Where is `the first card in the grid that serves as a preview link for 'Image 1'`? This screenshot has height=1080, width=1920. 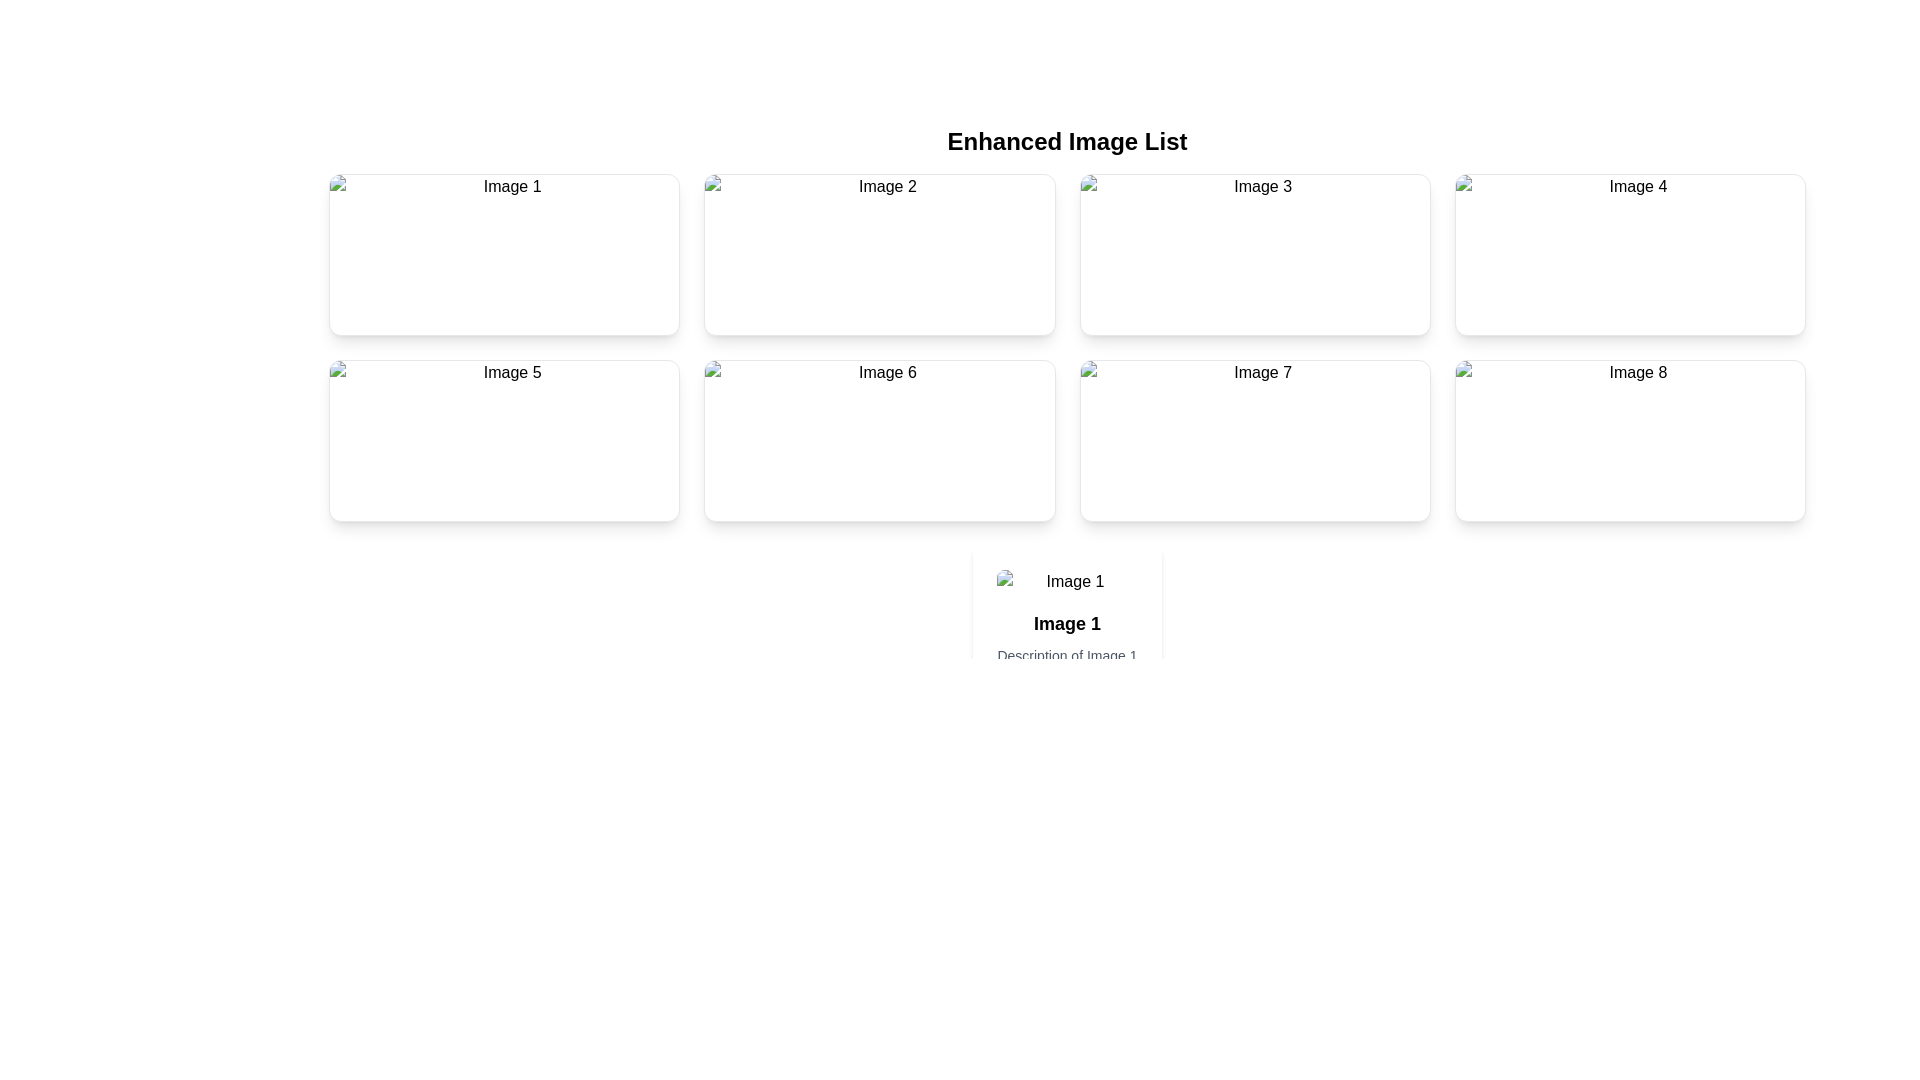 the first card in the grid that serves as a preview link for 'Image 1' is located at coordinates (504, 253).